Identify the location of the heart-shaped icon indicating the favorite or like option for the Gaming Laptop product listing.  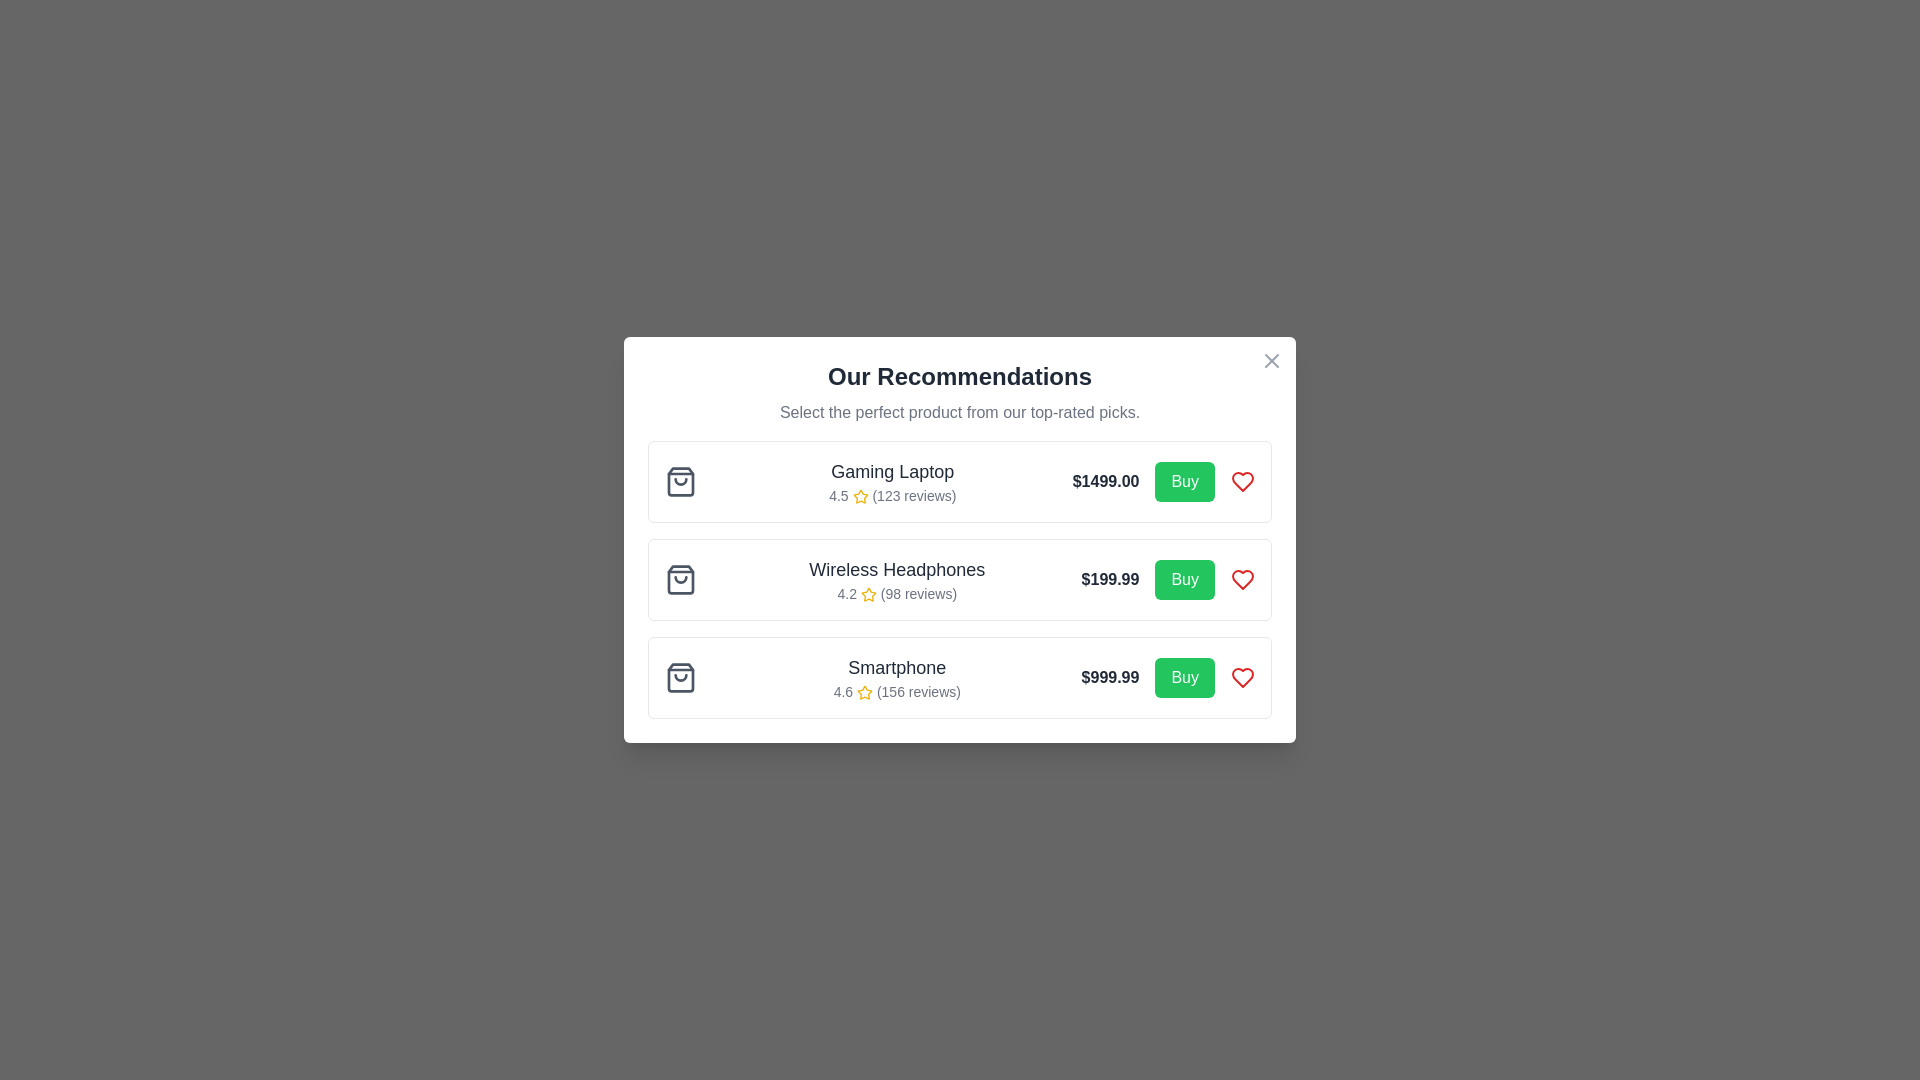
(1242, 482).